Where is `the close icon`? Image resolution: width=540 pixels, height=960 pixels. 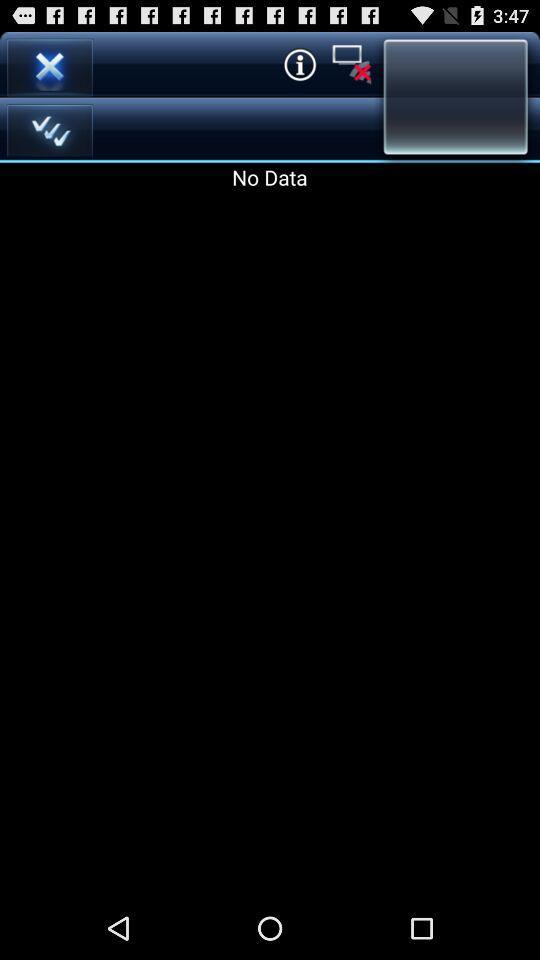
the close icon is located at coordinates (50, 71).